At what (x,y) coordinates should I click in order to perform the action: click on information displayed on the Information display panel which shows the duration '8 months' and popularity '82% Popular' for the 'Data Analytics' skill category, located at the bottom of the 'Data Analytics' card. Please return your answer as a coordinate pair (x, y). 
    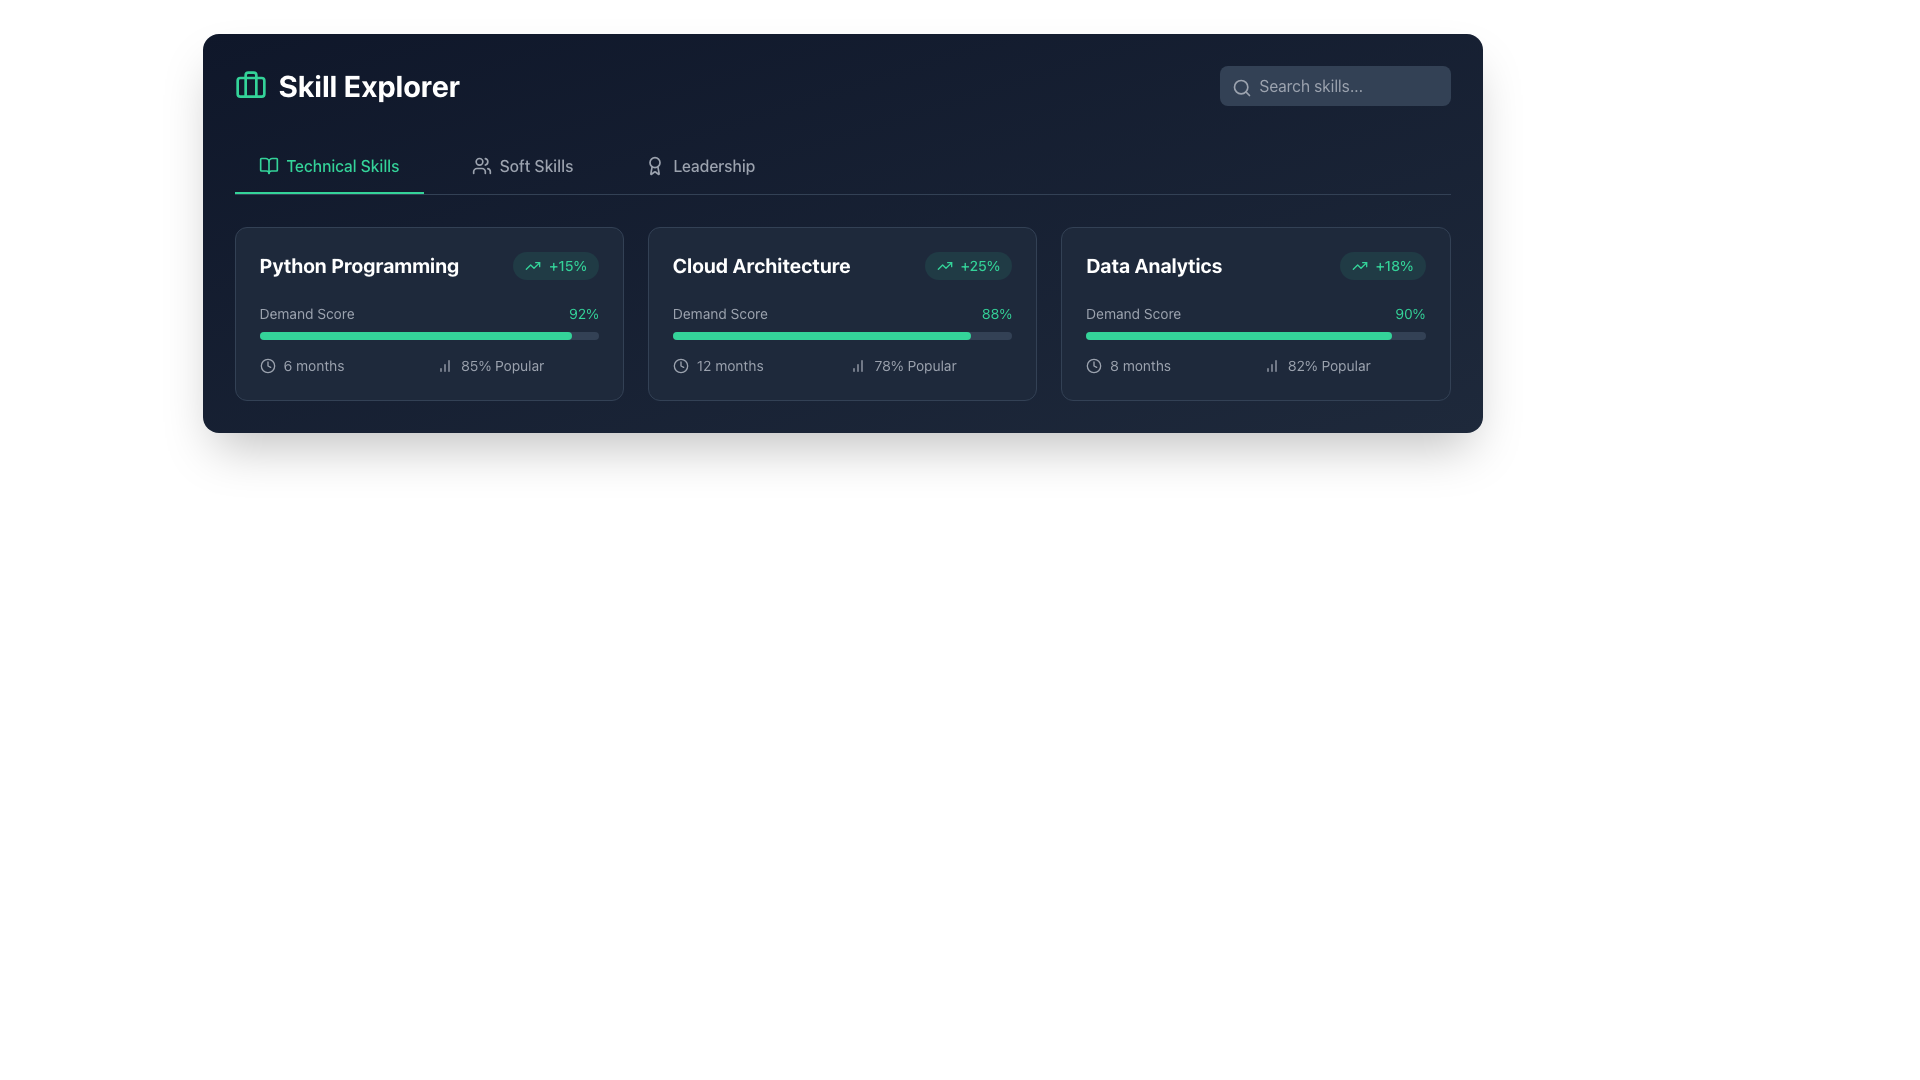
    Looking at the image, I should click on (1254, 366).